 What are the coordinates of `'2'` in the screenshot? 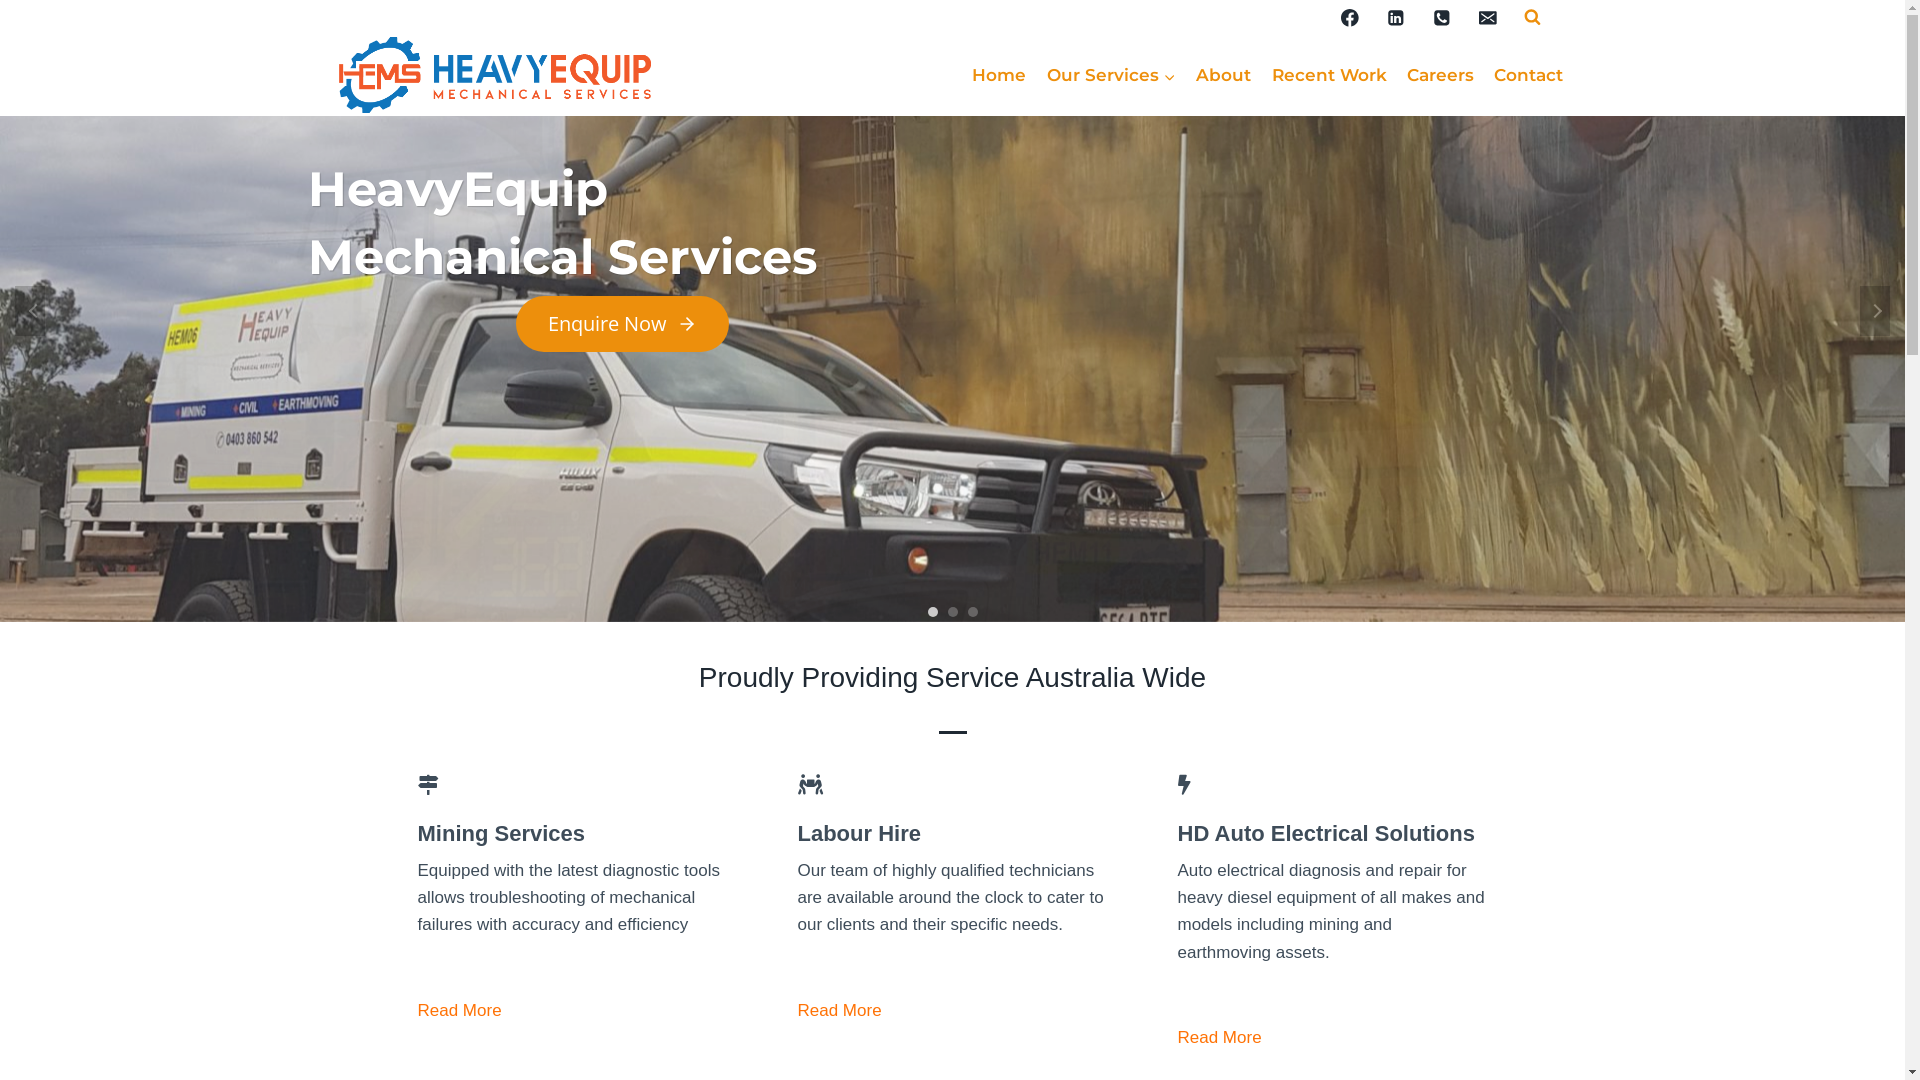 It's located at (950, 611).